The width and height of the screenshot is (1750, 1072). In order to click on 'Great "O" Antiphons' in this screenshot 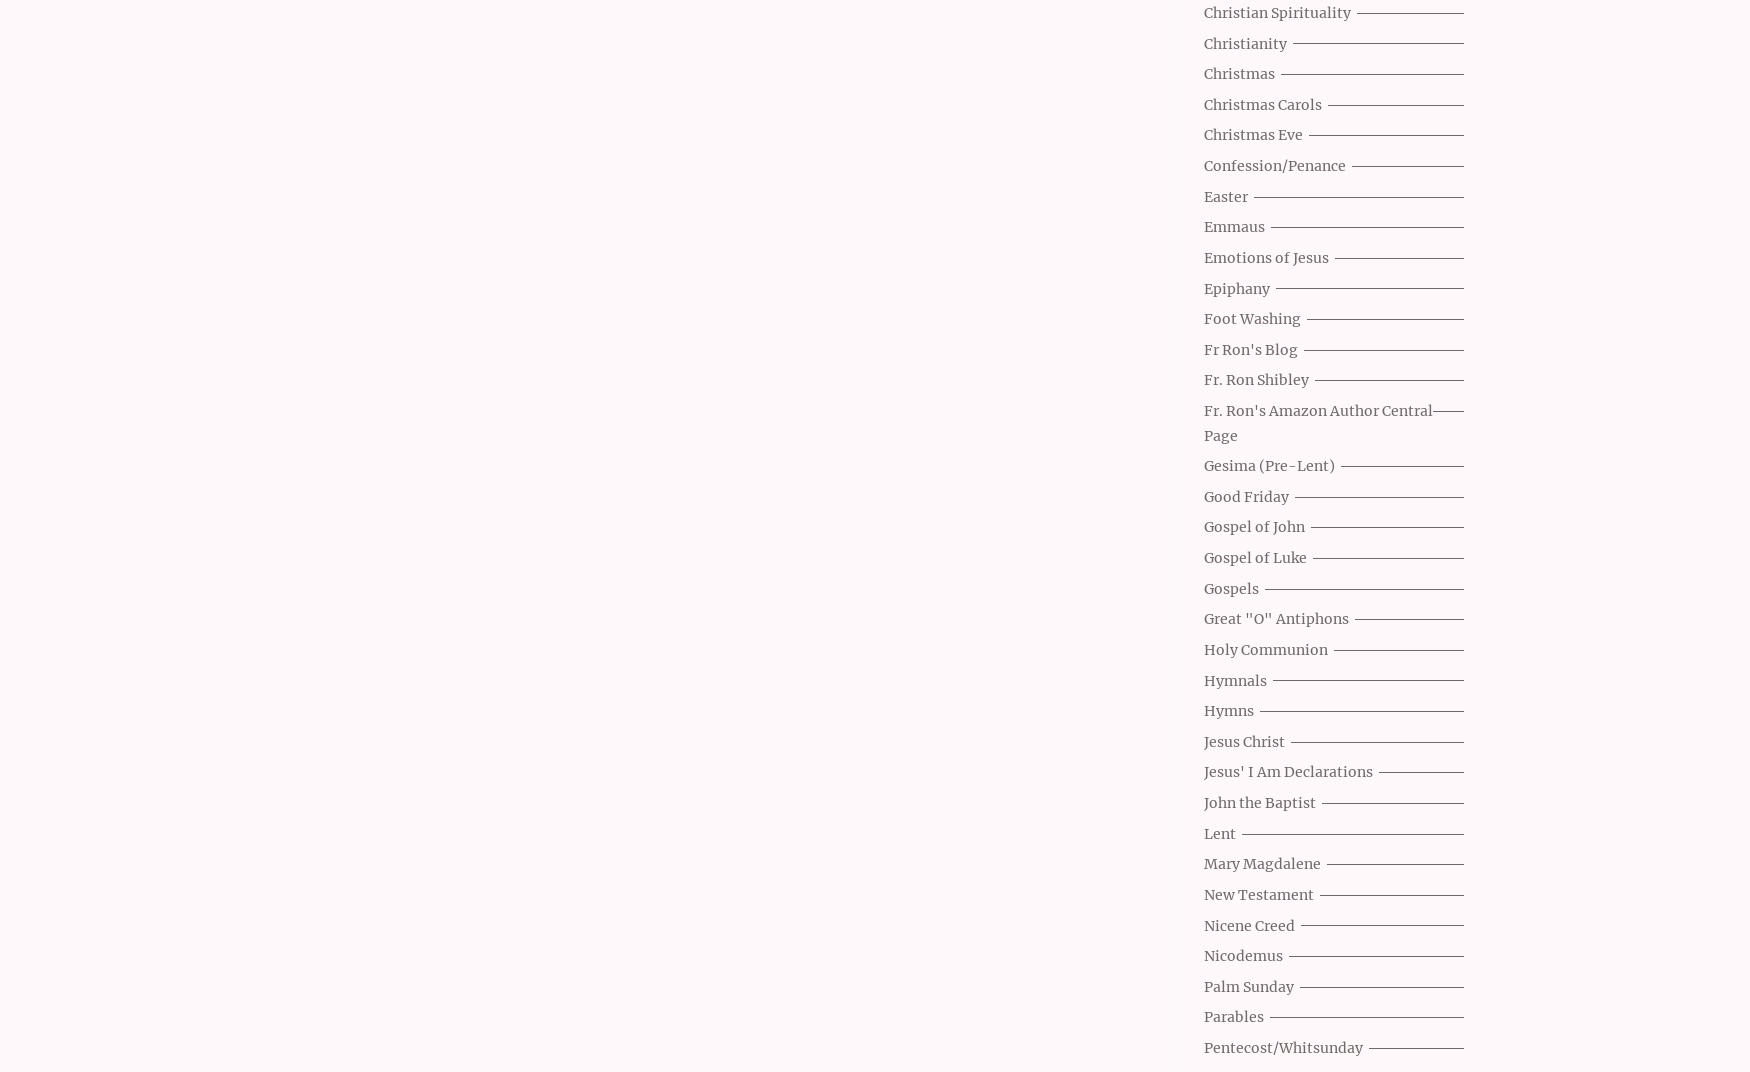, I will do `click(1204, 618)`.